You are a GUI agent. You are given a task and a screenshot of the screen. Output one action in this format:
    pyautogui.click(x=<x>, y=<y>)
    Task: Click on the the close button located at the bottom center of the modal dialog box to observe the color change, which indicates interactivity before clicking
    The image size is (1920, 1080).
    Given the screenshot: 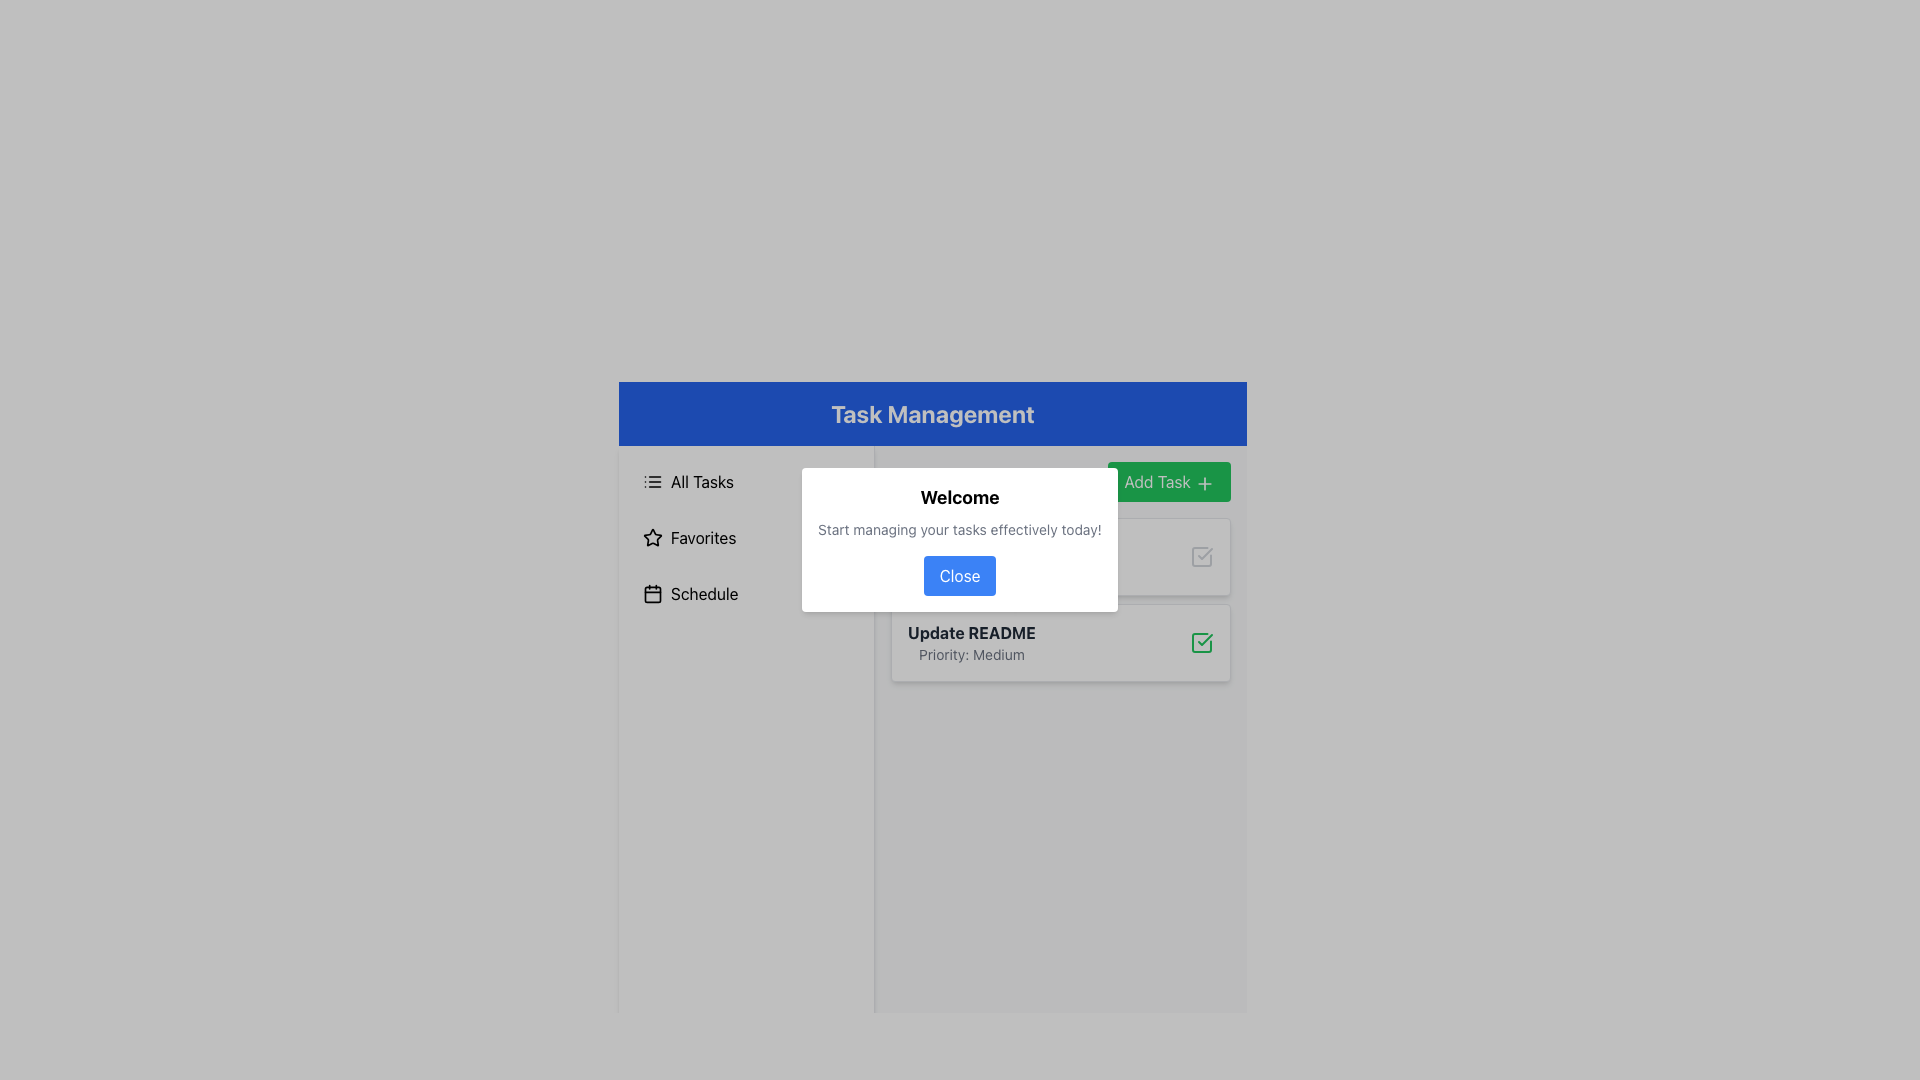 What is the action you would take?
    pyautogui.click(x=960, y=575)
    